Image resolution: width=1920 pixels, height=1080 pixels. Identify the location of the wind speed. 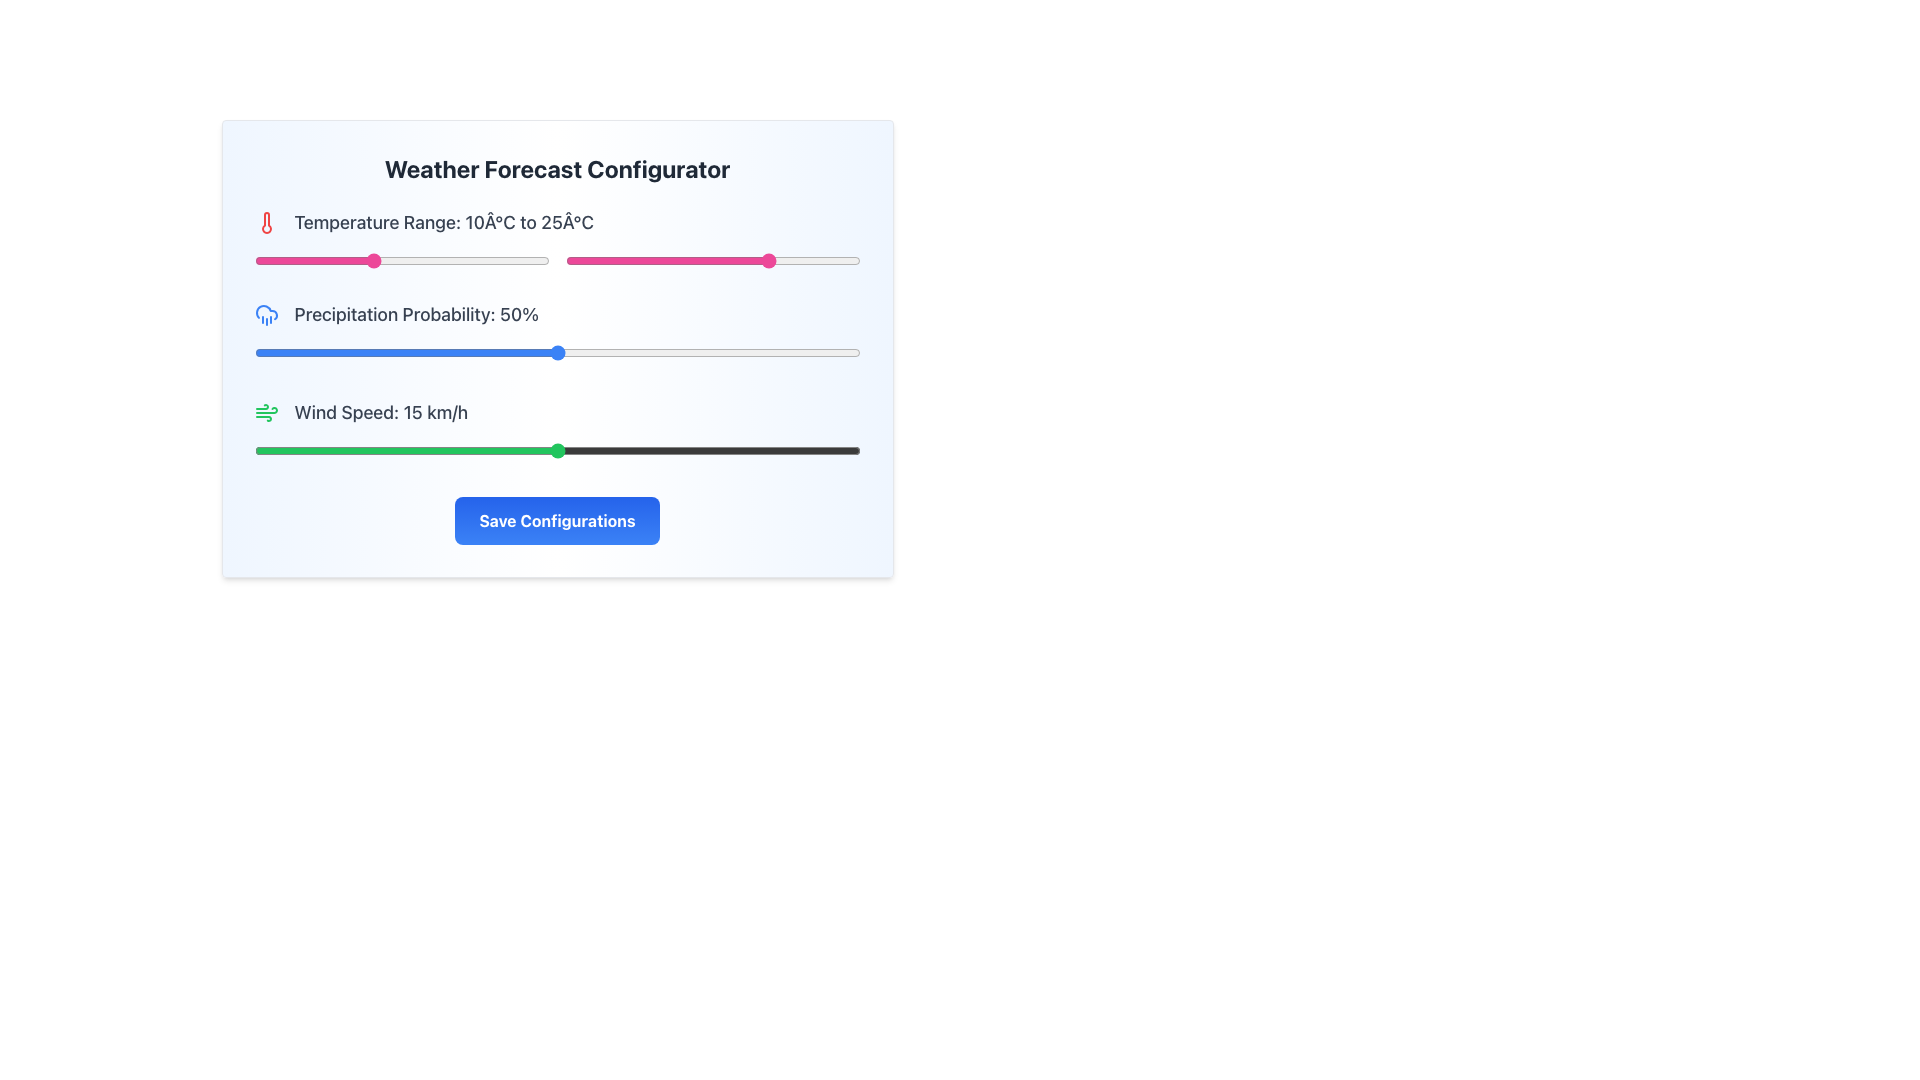
(395, 451).